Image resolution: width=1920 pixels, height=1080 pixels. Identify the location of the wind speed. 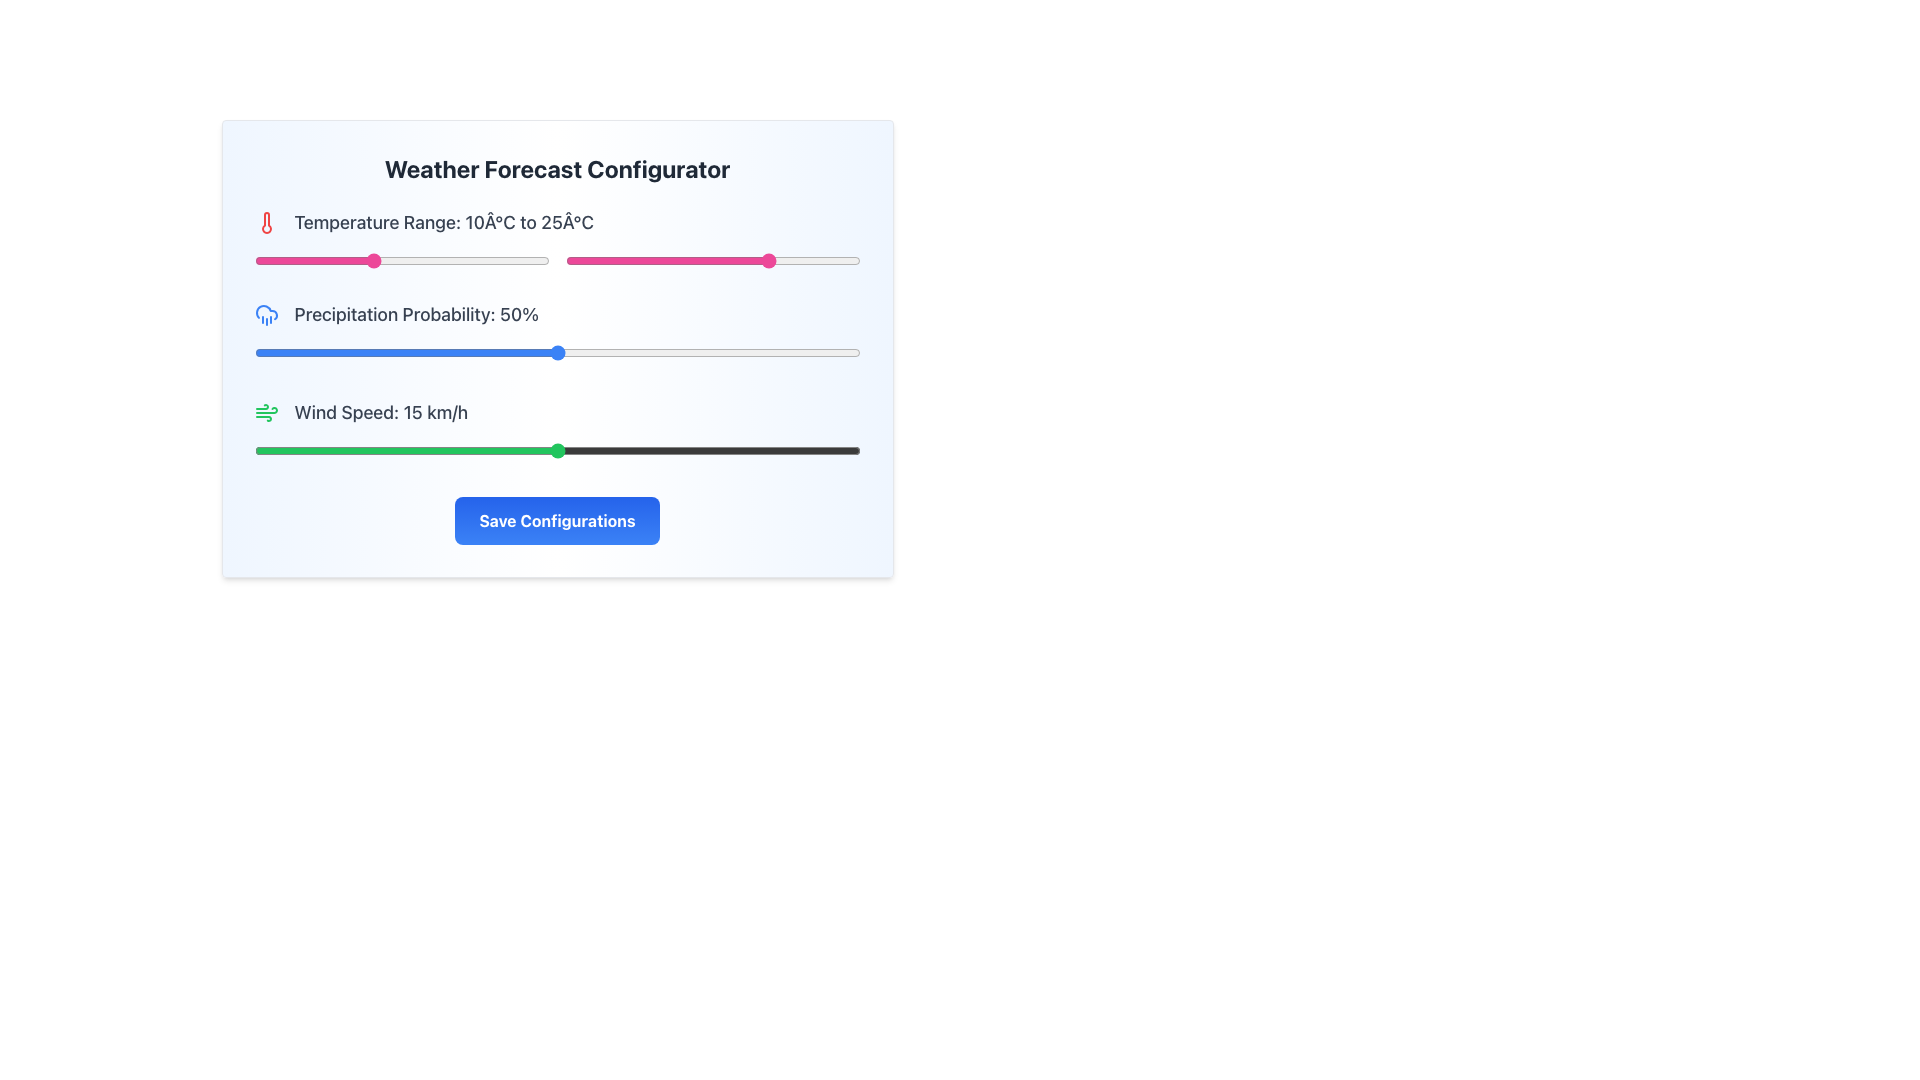
(395, 451).